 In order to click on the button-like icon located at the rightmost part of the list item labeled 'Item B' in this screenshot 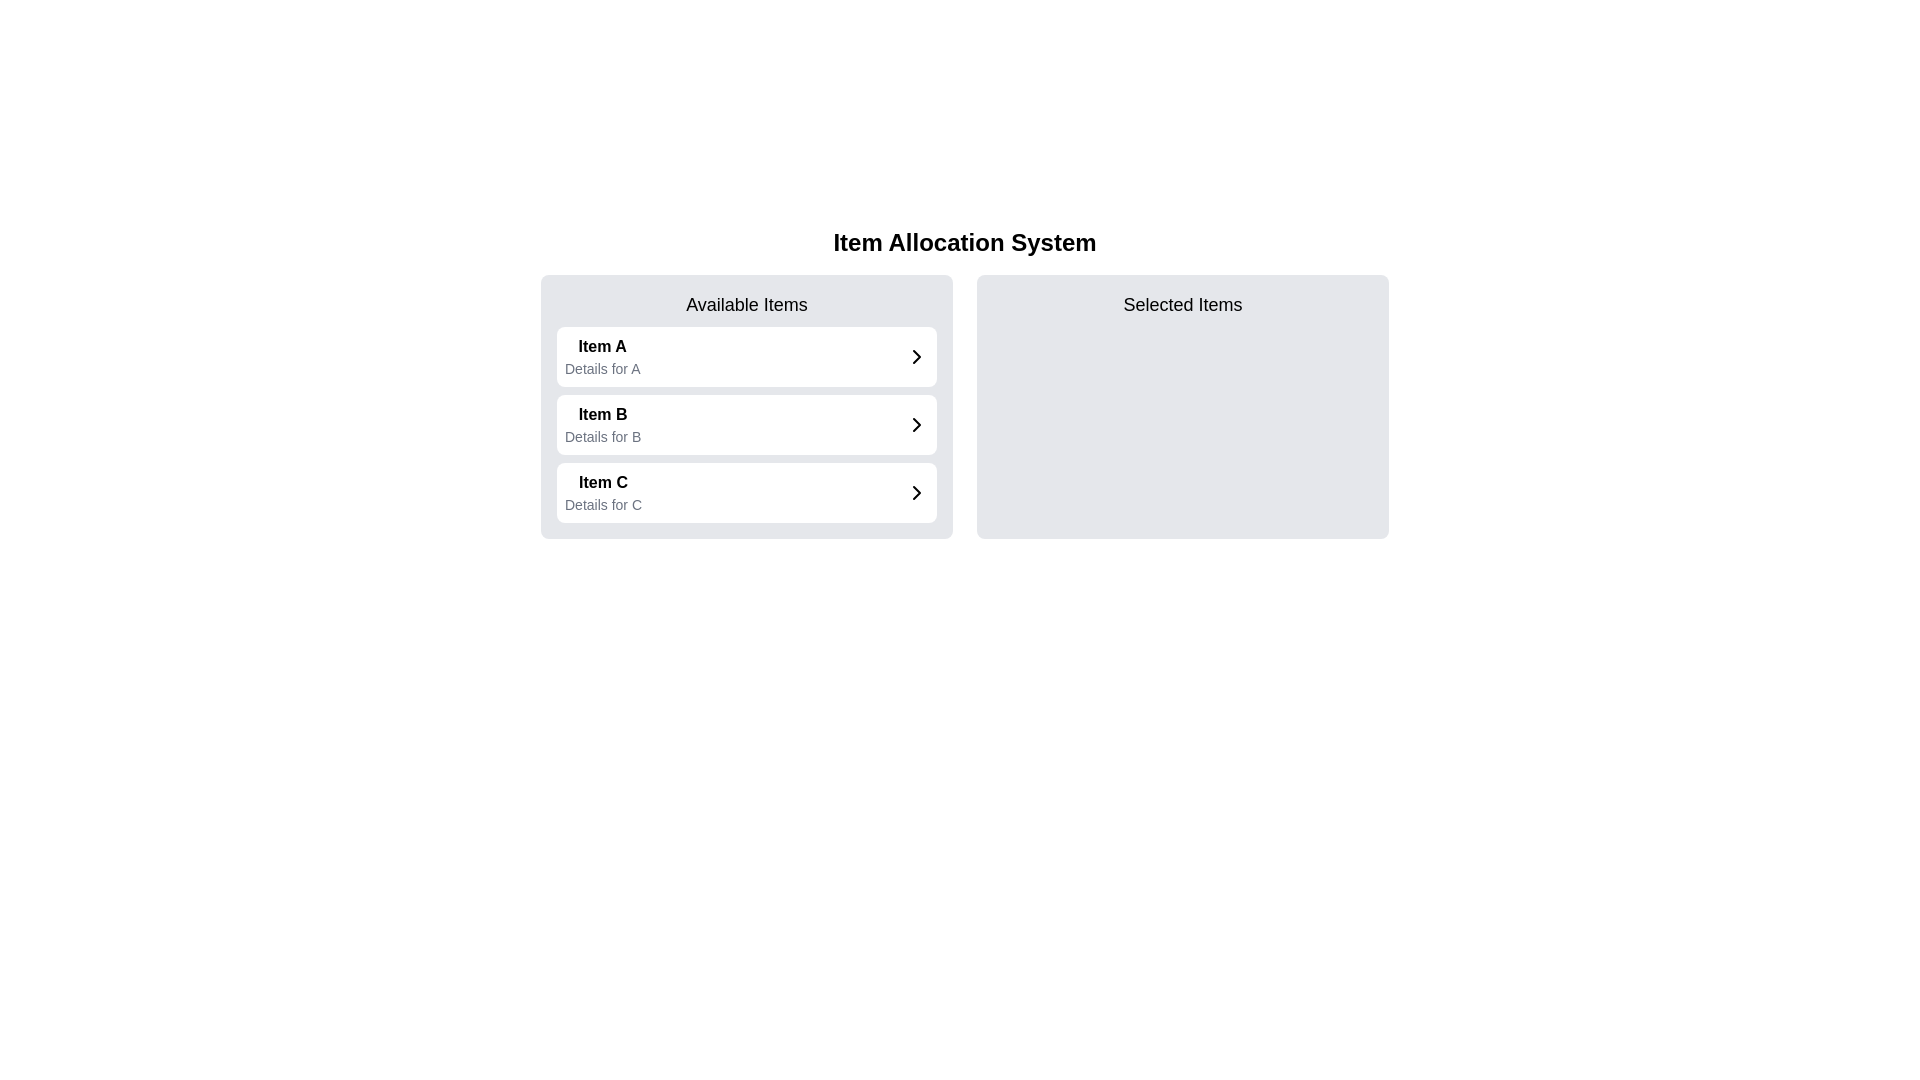, I will do `click(915, 423)`.